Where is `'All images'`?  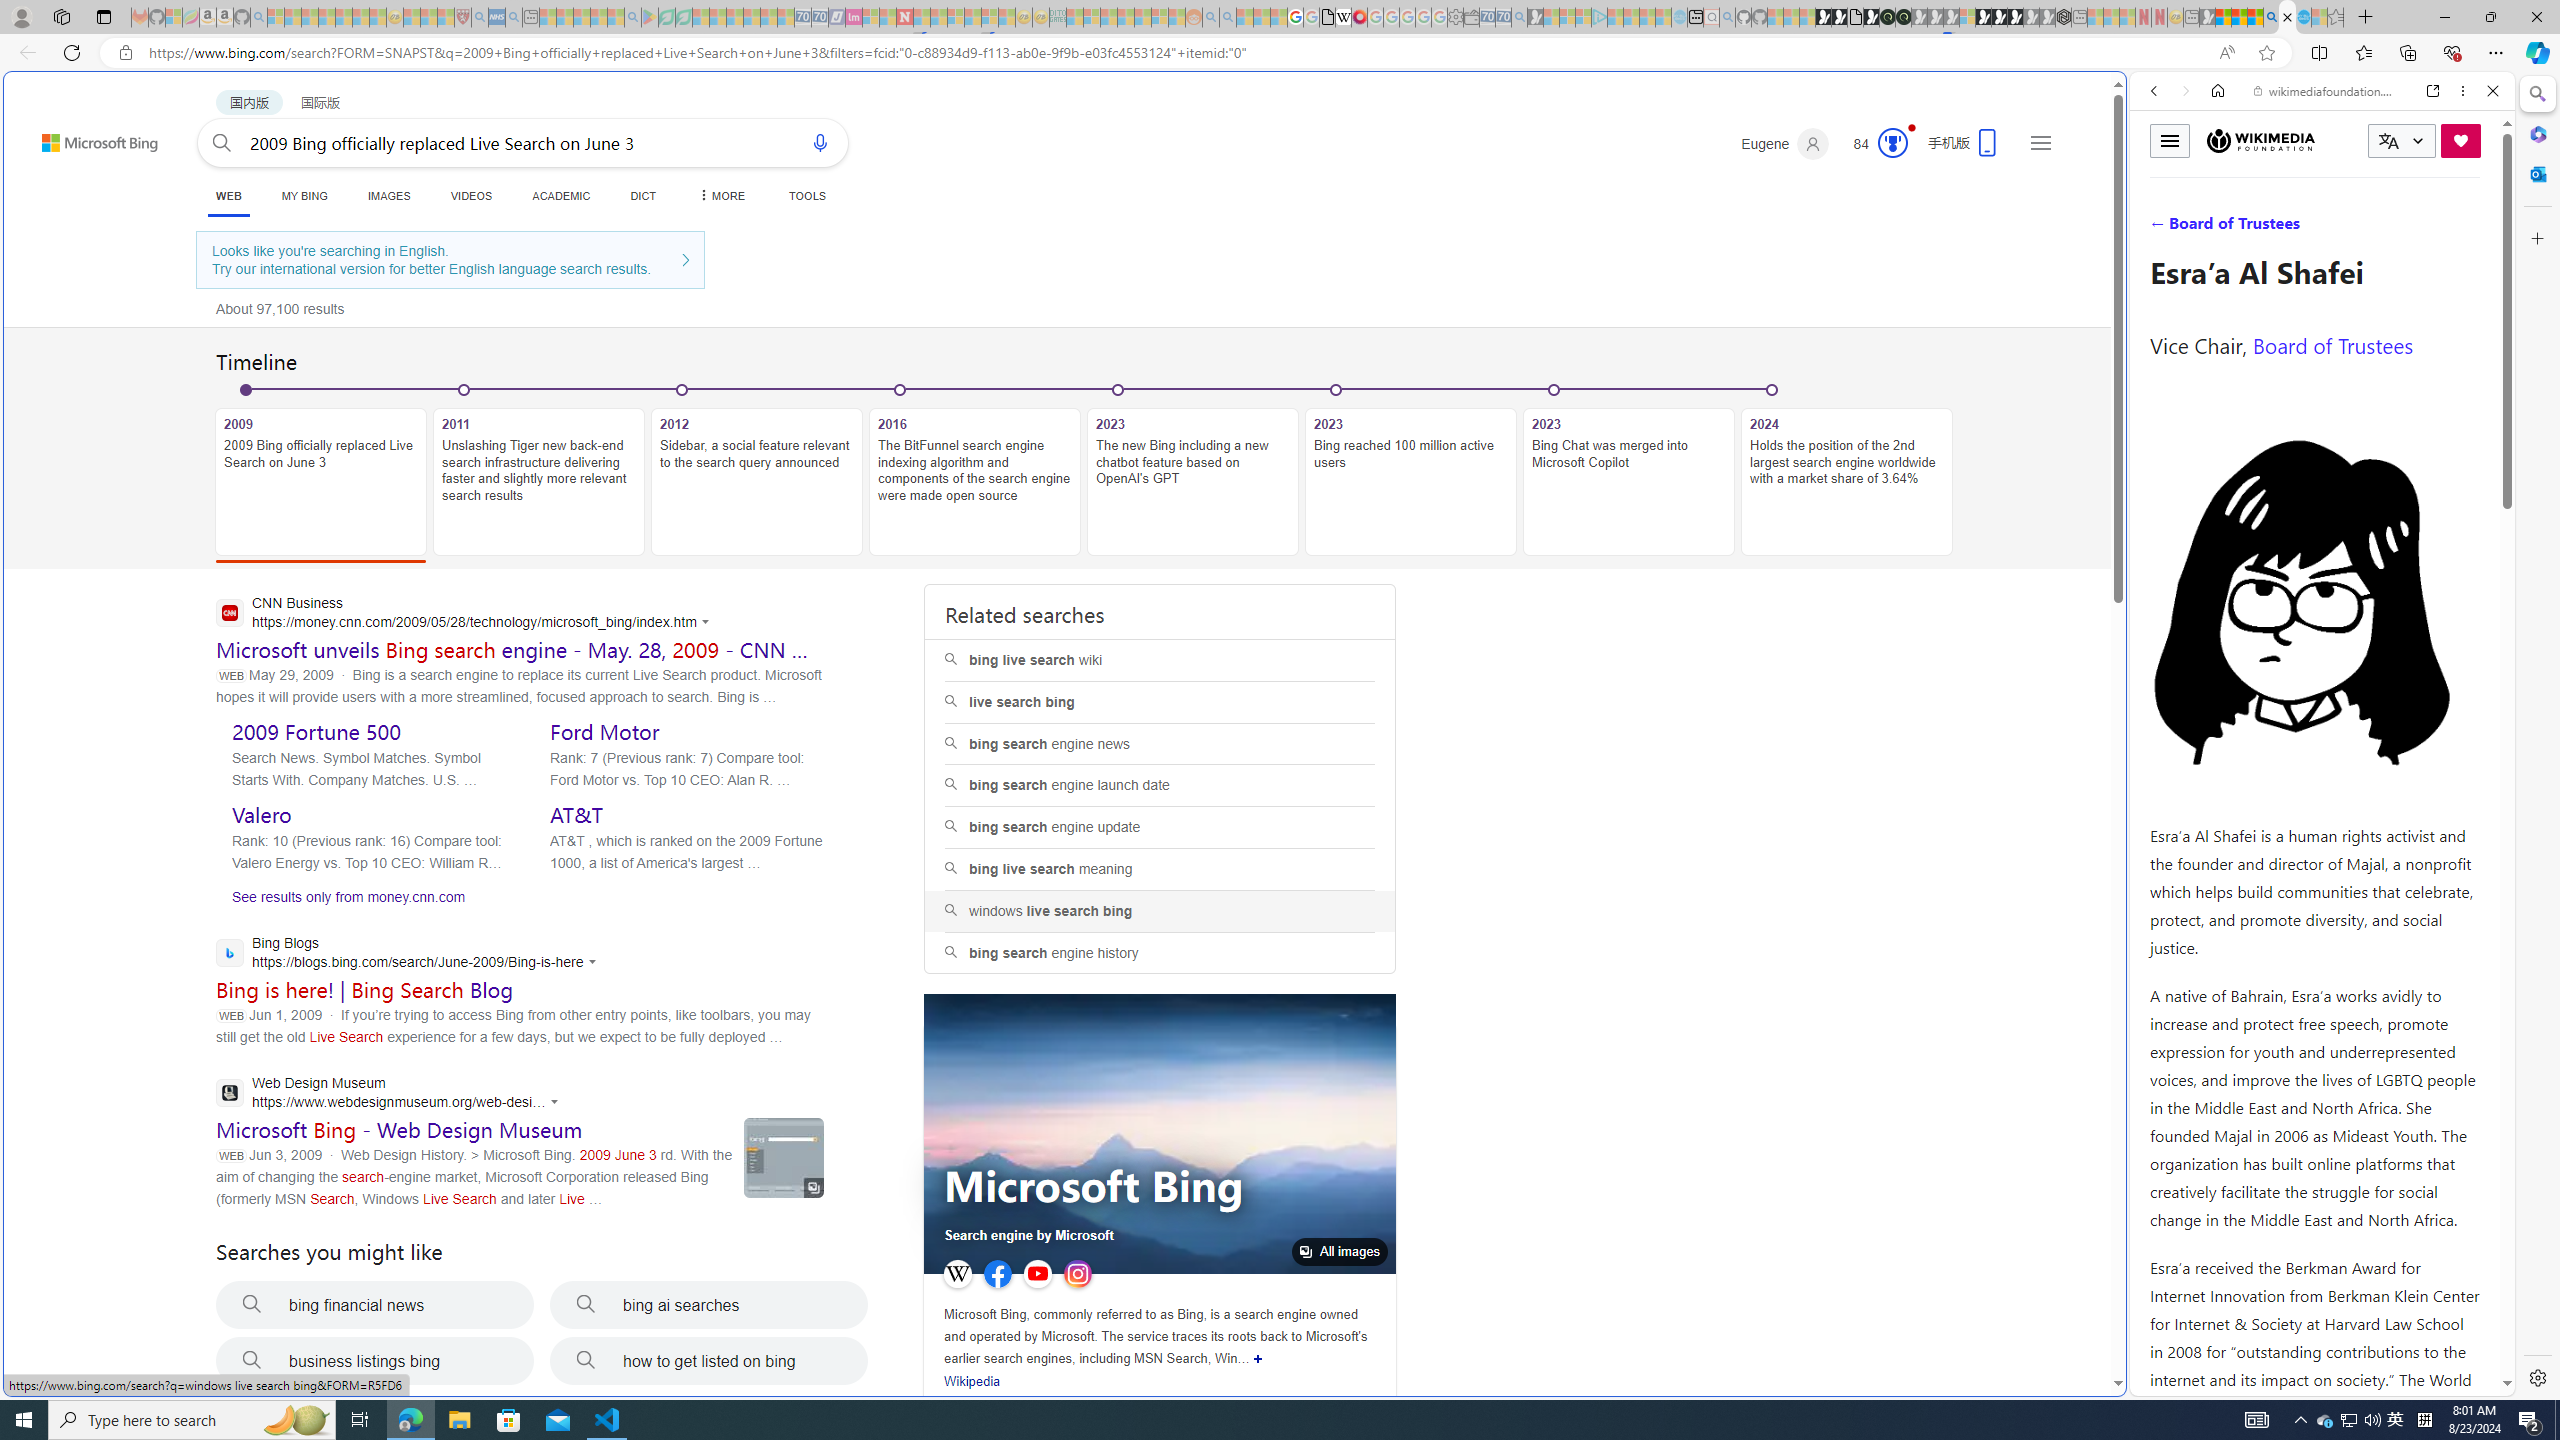
'All images' is located at coordinates (1340, 1252).